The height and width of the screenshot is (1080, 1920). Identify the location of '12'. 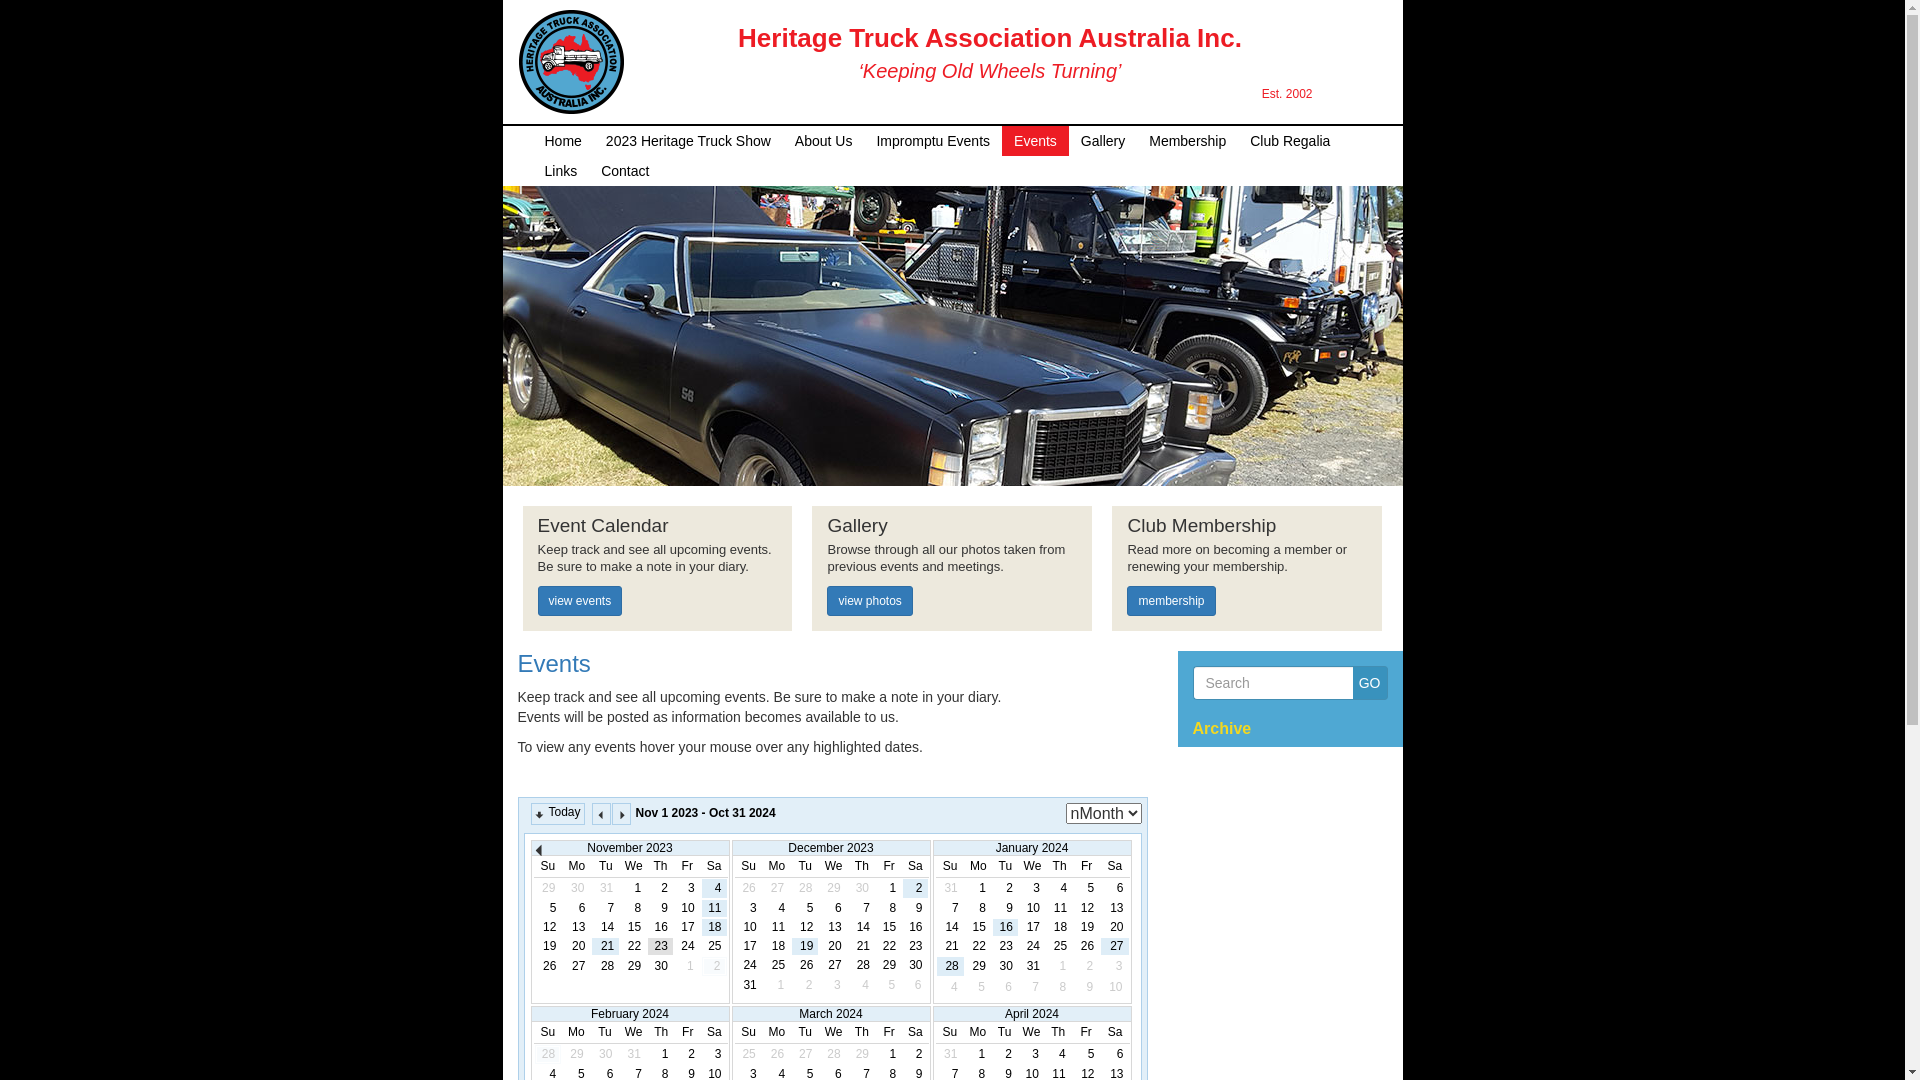
(791, 927).